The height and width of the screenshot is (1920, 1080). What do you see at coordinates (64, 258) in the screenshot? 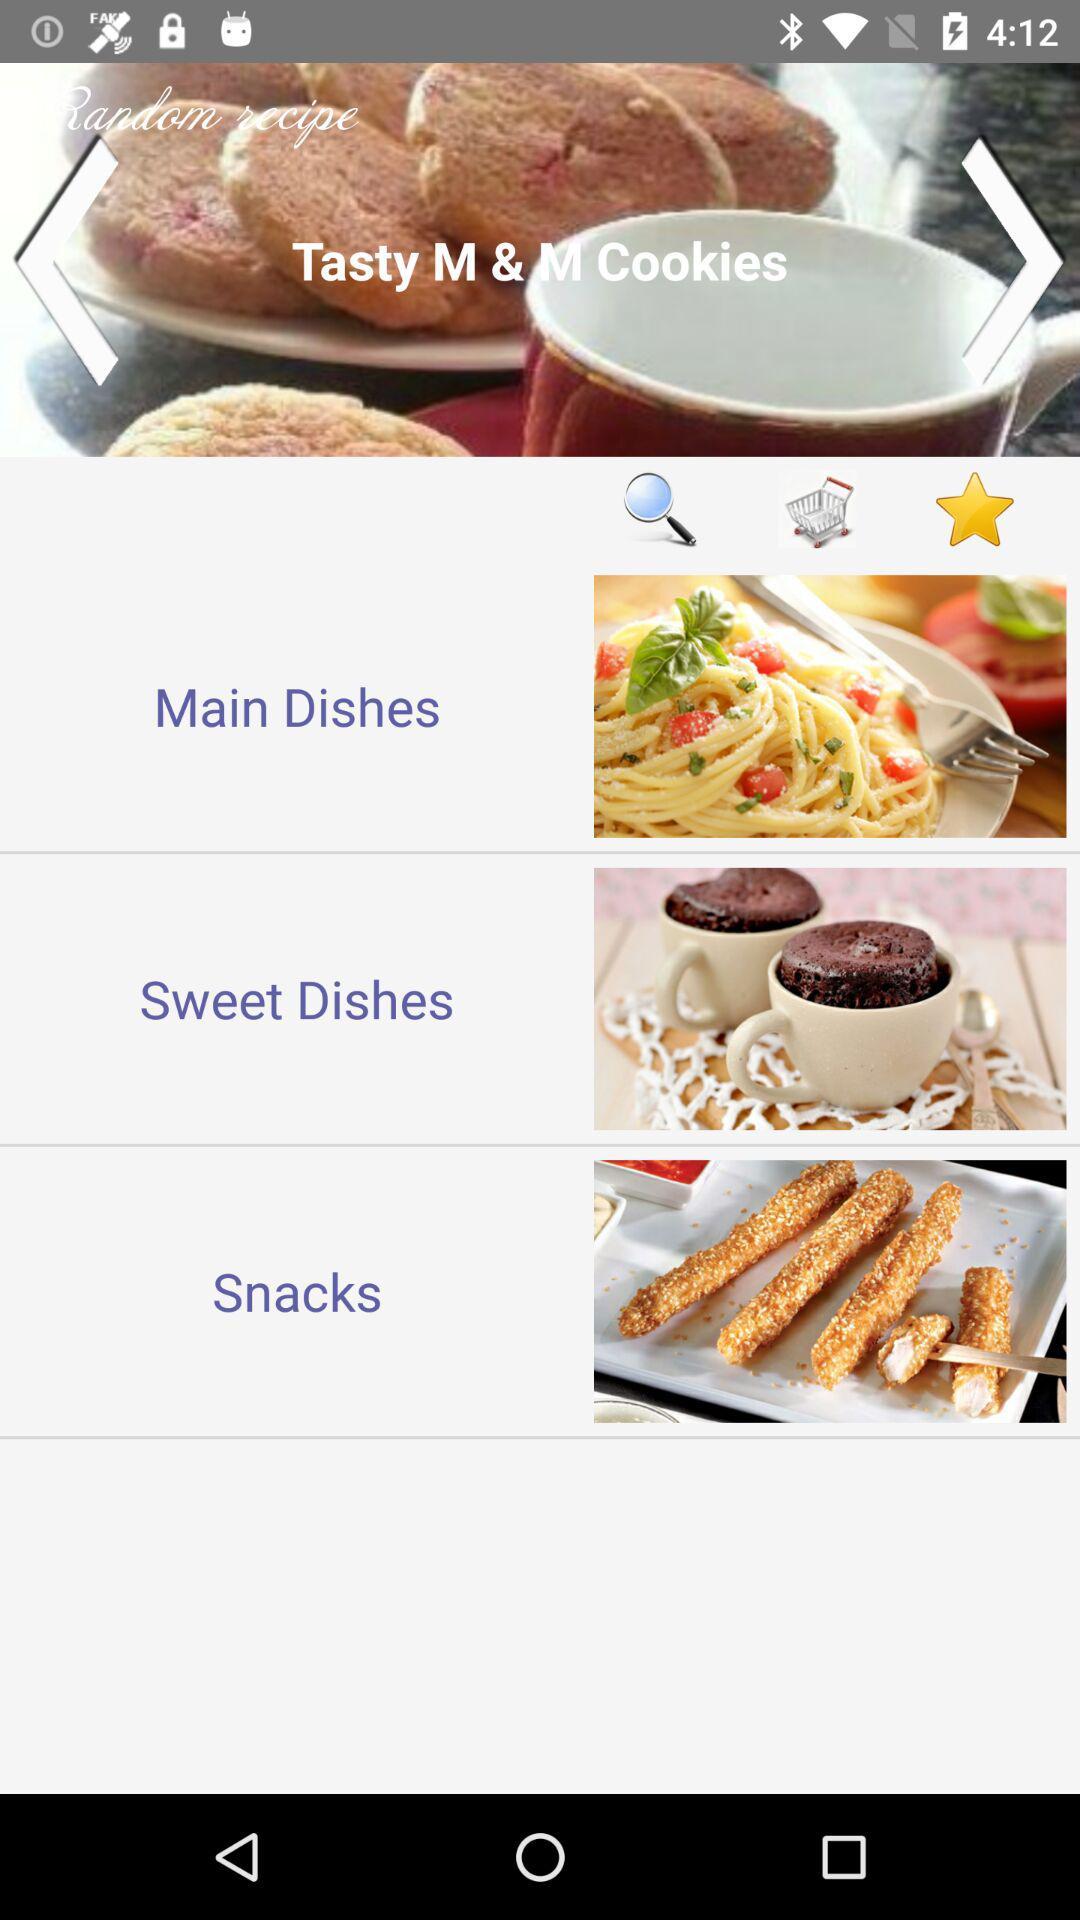
I see `previous menu` at bounding box center [64, 258].